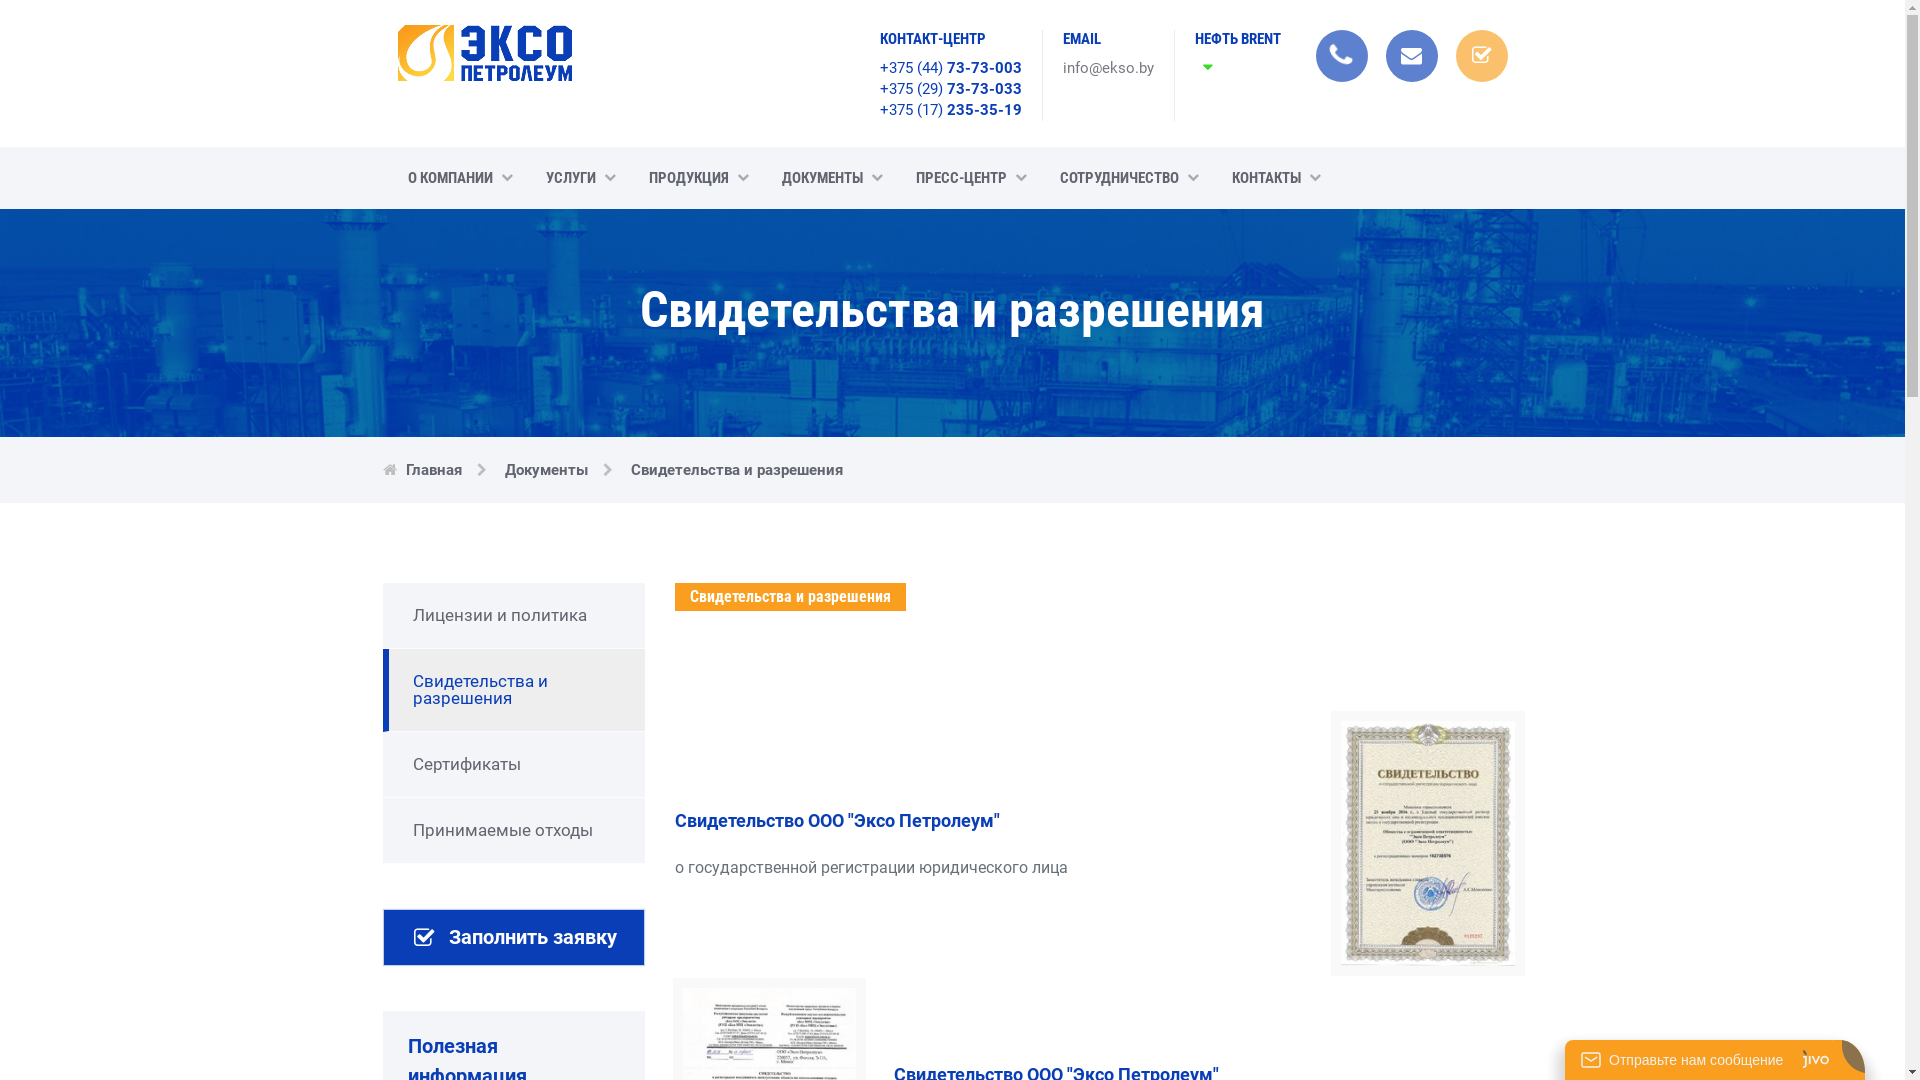 This screenshot has height=1080, width=1920. What do you see at coordinates (879, 110) in the screenshot?
I see `'+375 (17) 235-35-19'` at bounding box center [879, 110].